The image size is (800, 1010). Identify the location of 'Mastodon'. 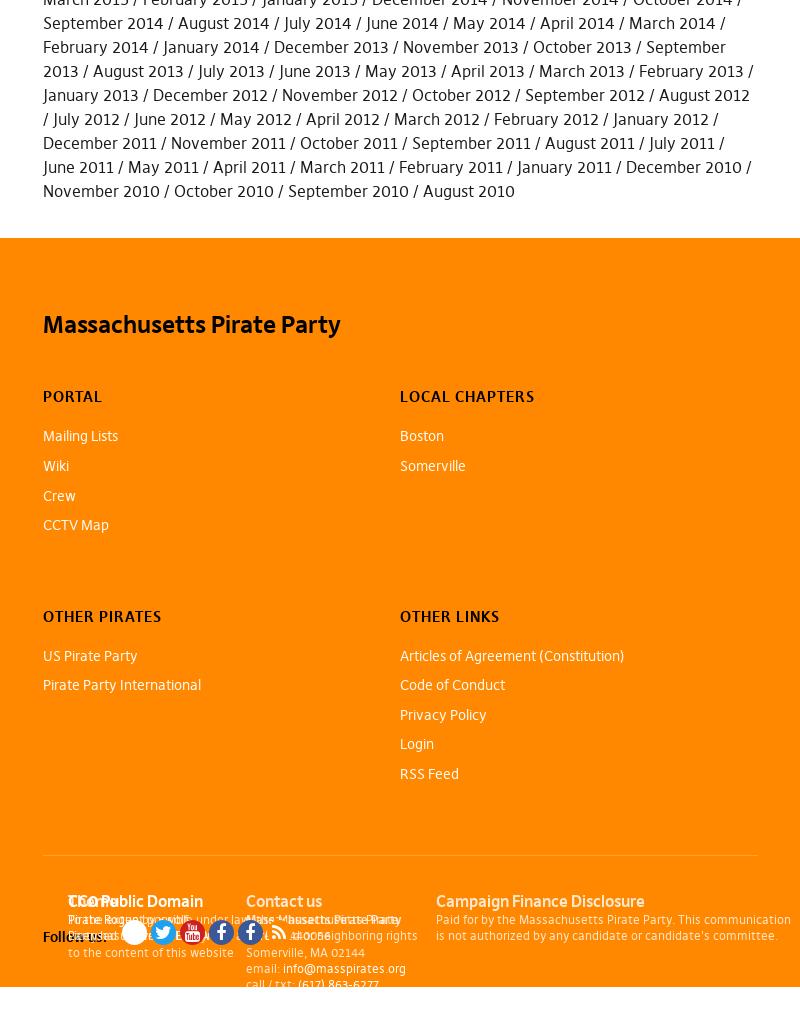
(156, 955).